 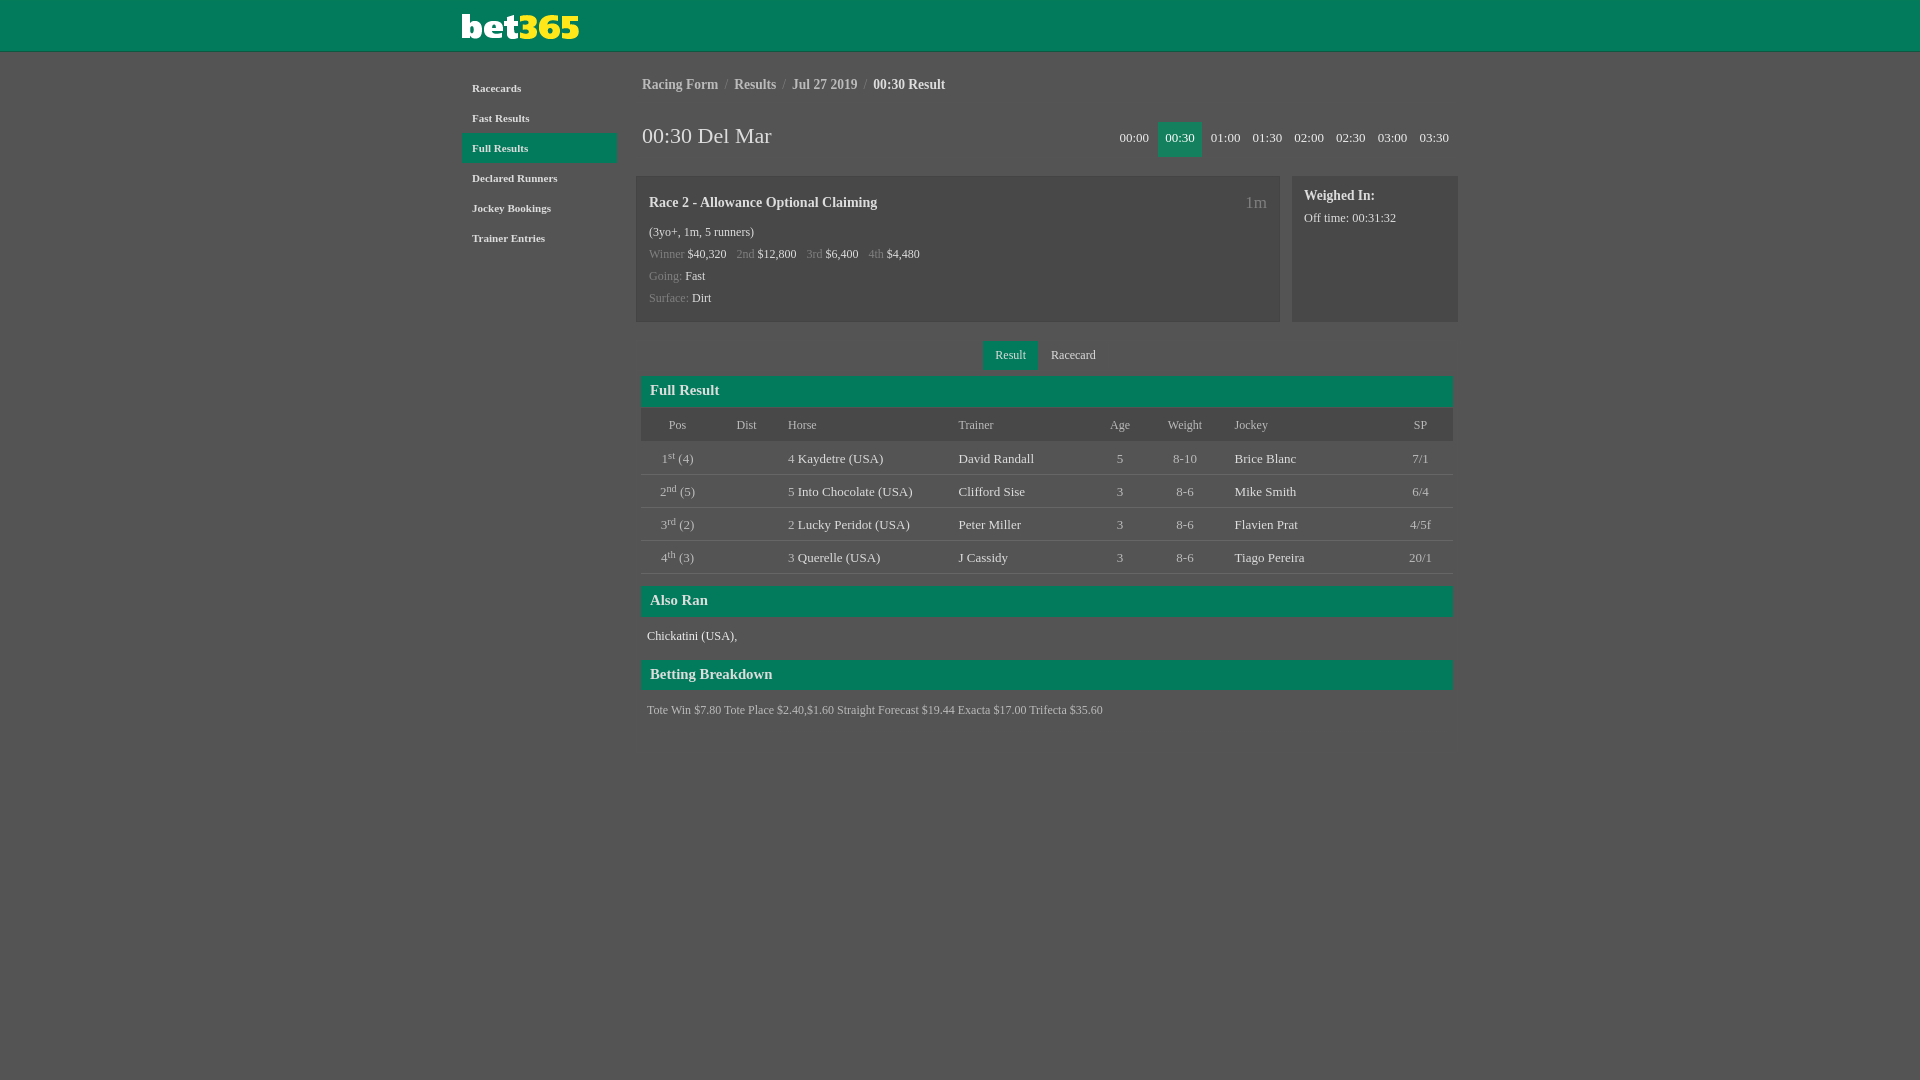 What do you see at coordinates (958, 523) in the screenshot?
I see `'Peter Miller'` at bounding box center [958, 523].